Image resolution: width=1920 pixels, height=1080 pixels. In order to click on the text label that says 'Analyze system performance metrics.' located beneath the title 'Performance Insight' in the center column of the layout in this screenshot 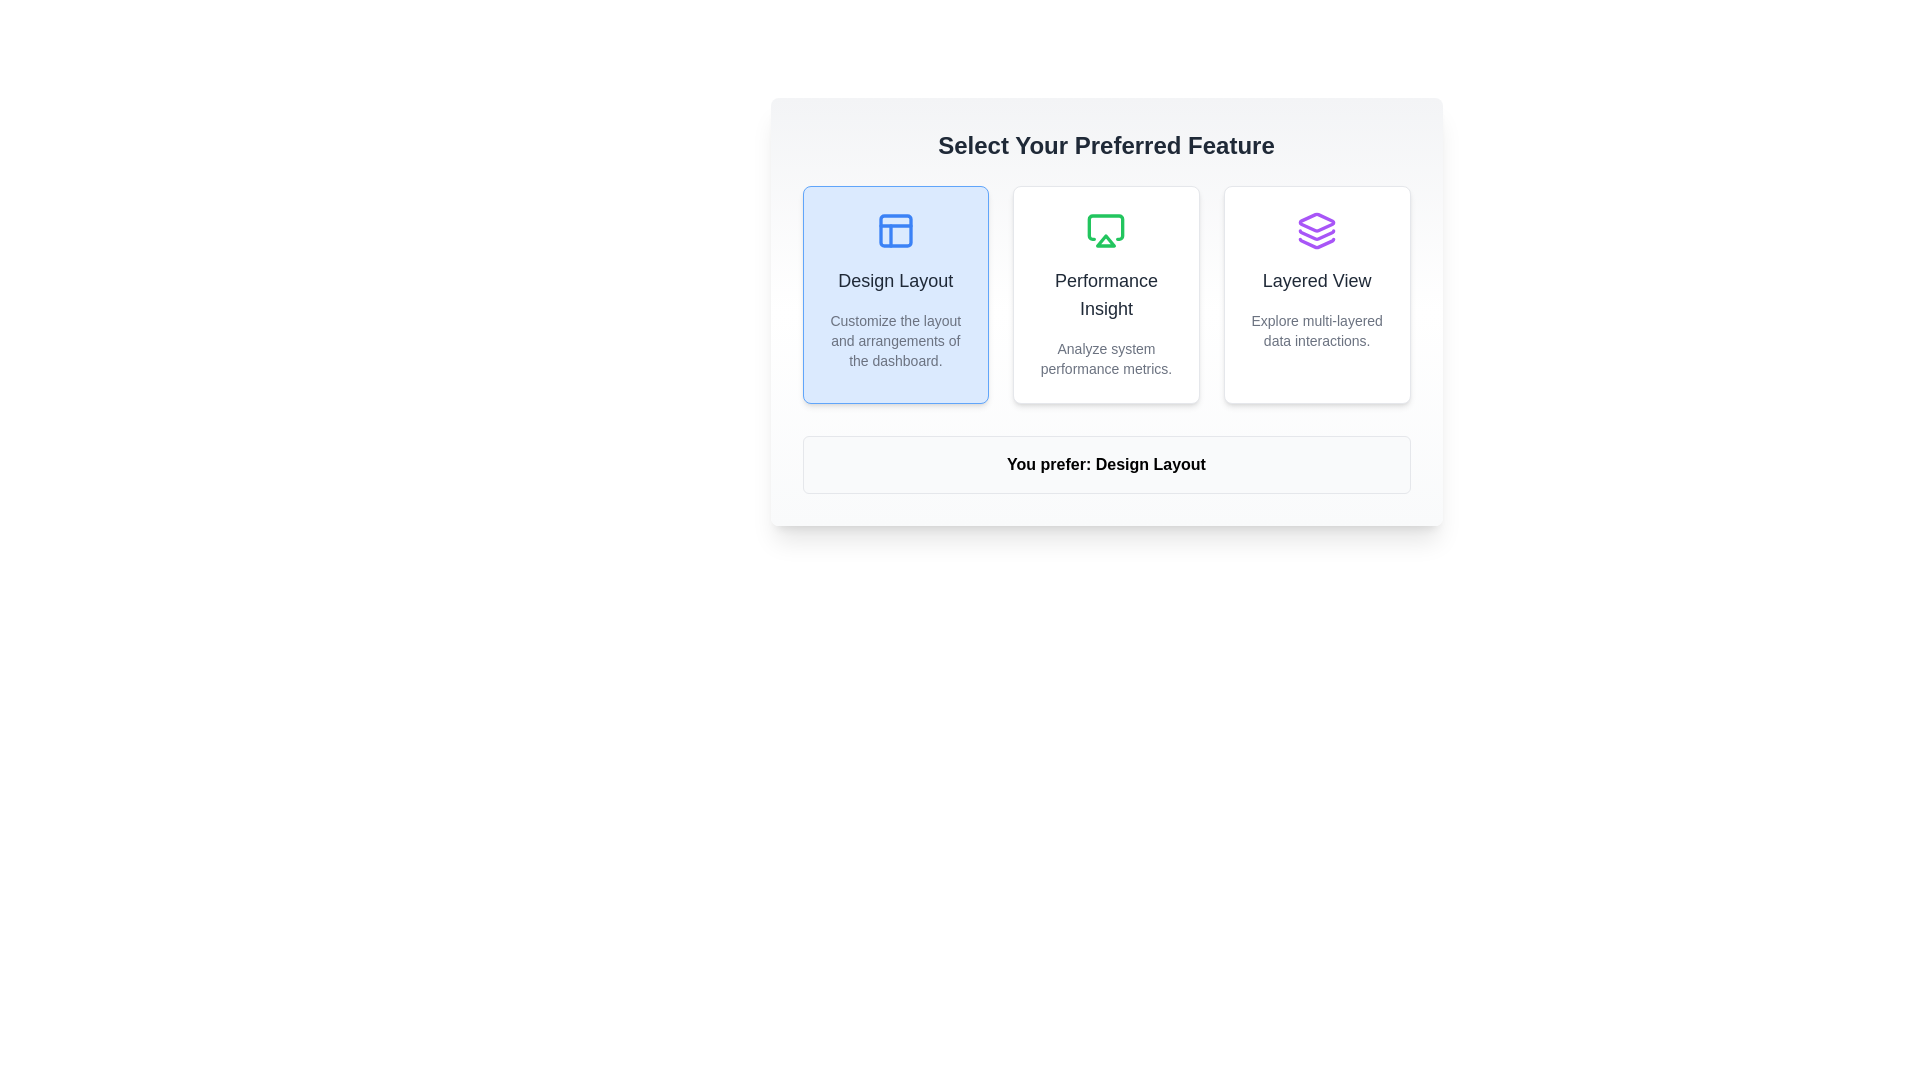, I will do `click(1105, 357)`.